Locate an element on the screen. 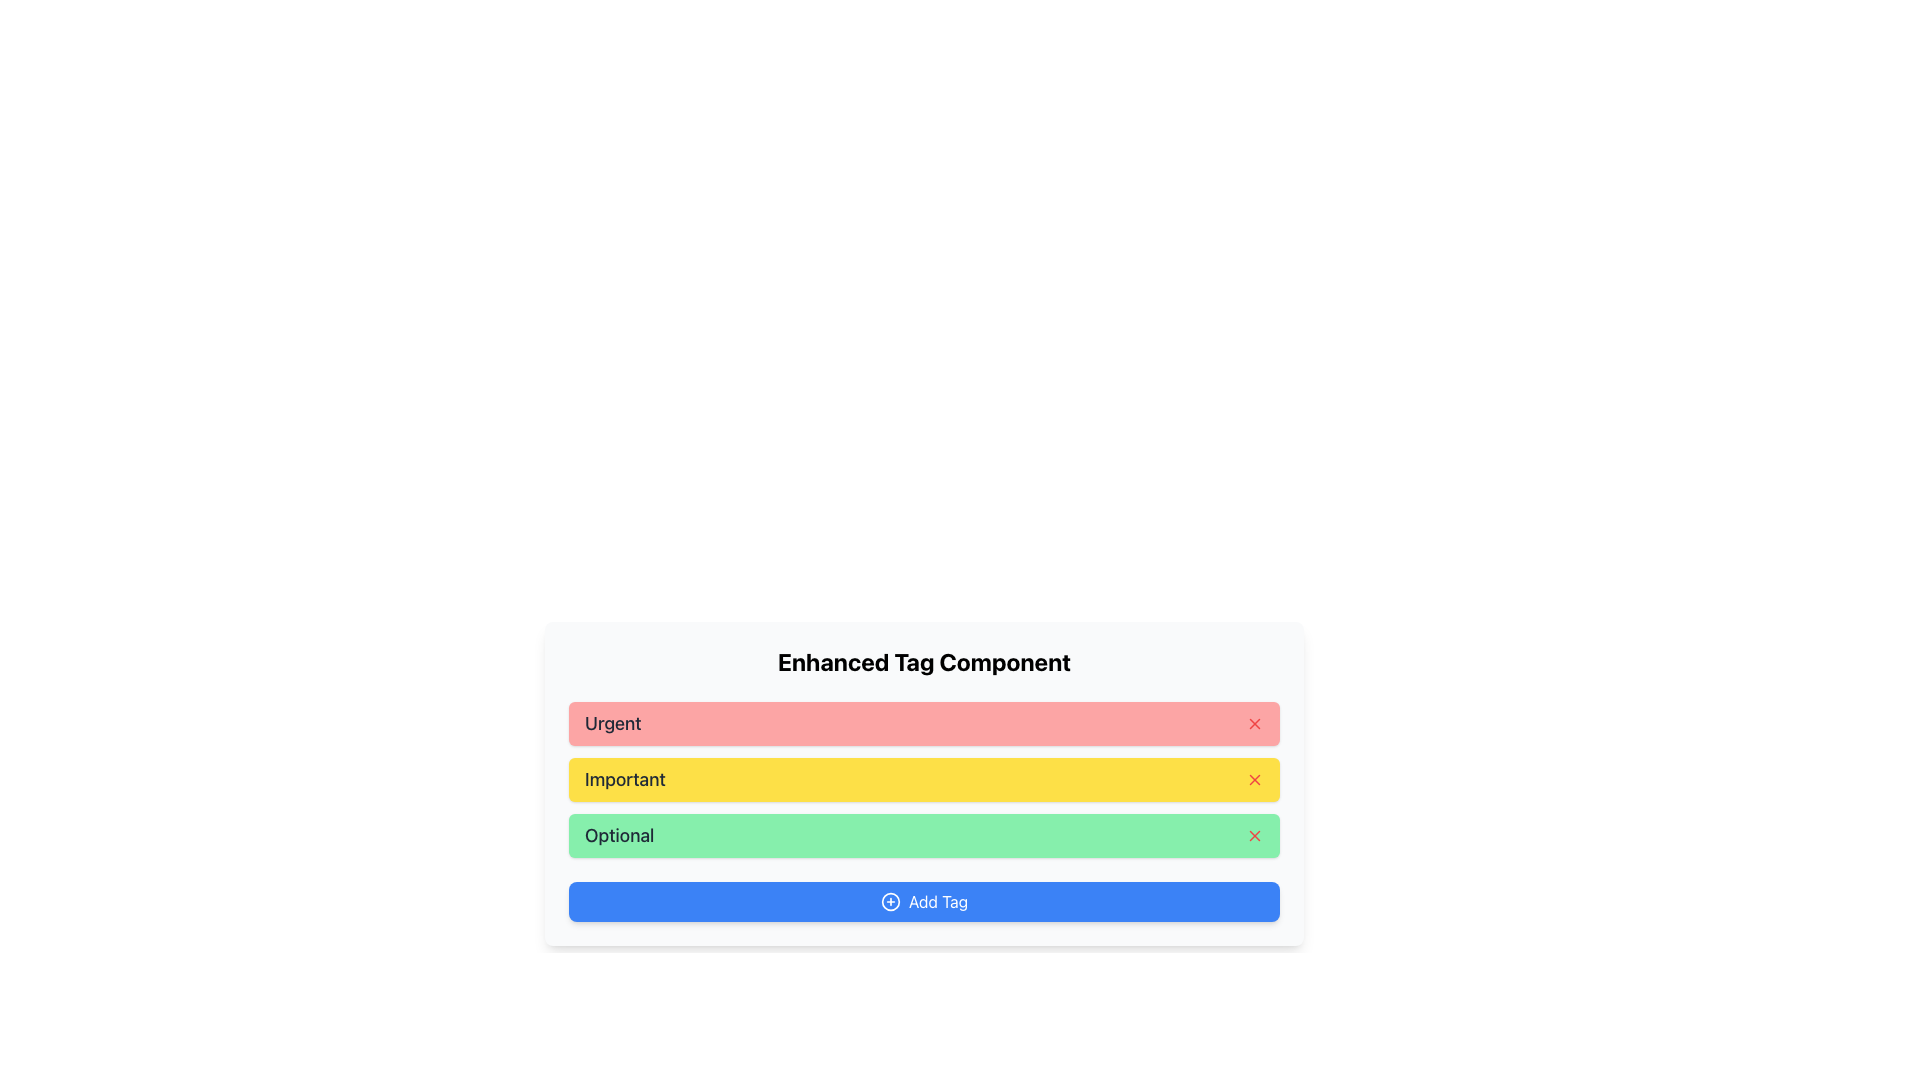  keyboard navigation is located at coordinates (1253, 836).